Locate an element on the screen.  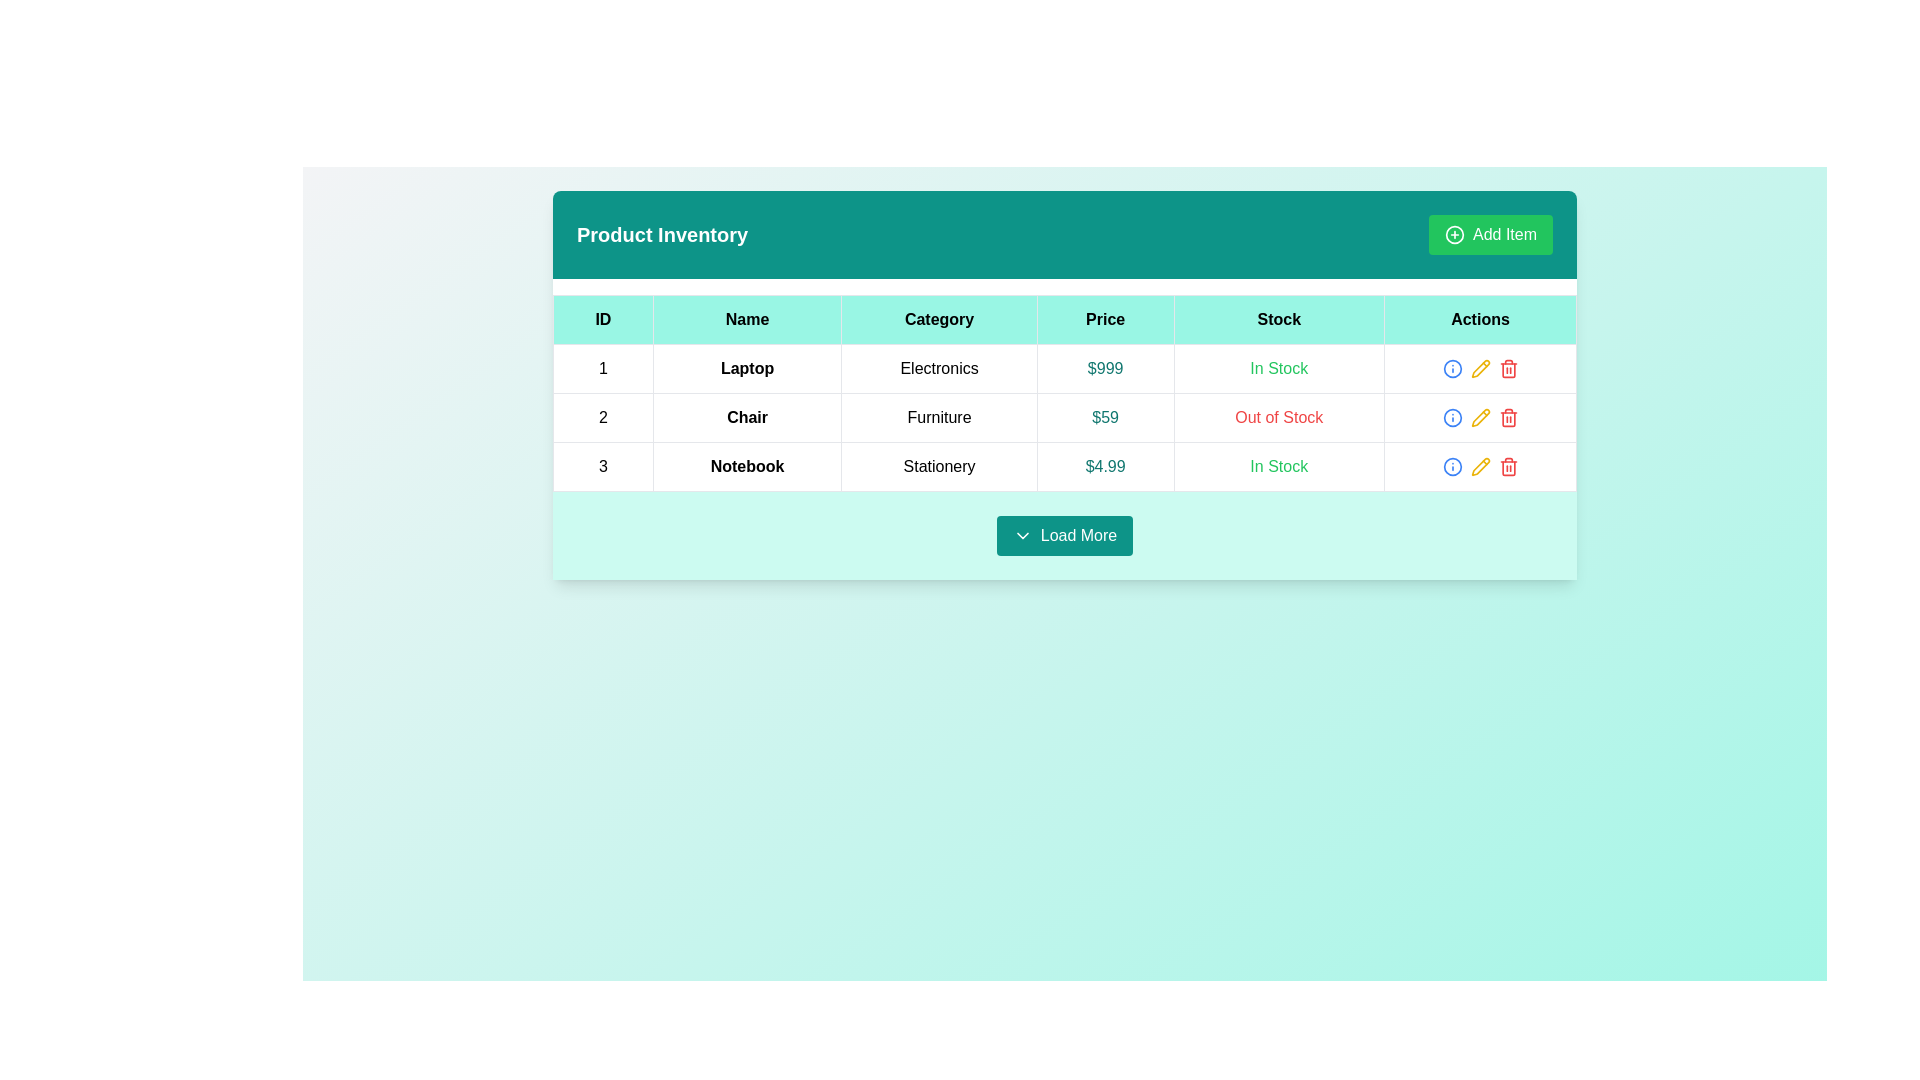
the 'Chair' text label, which is displayed in bold style in the second row and second column of a table under the 'Name' header is located at coordinates (746, 416).